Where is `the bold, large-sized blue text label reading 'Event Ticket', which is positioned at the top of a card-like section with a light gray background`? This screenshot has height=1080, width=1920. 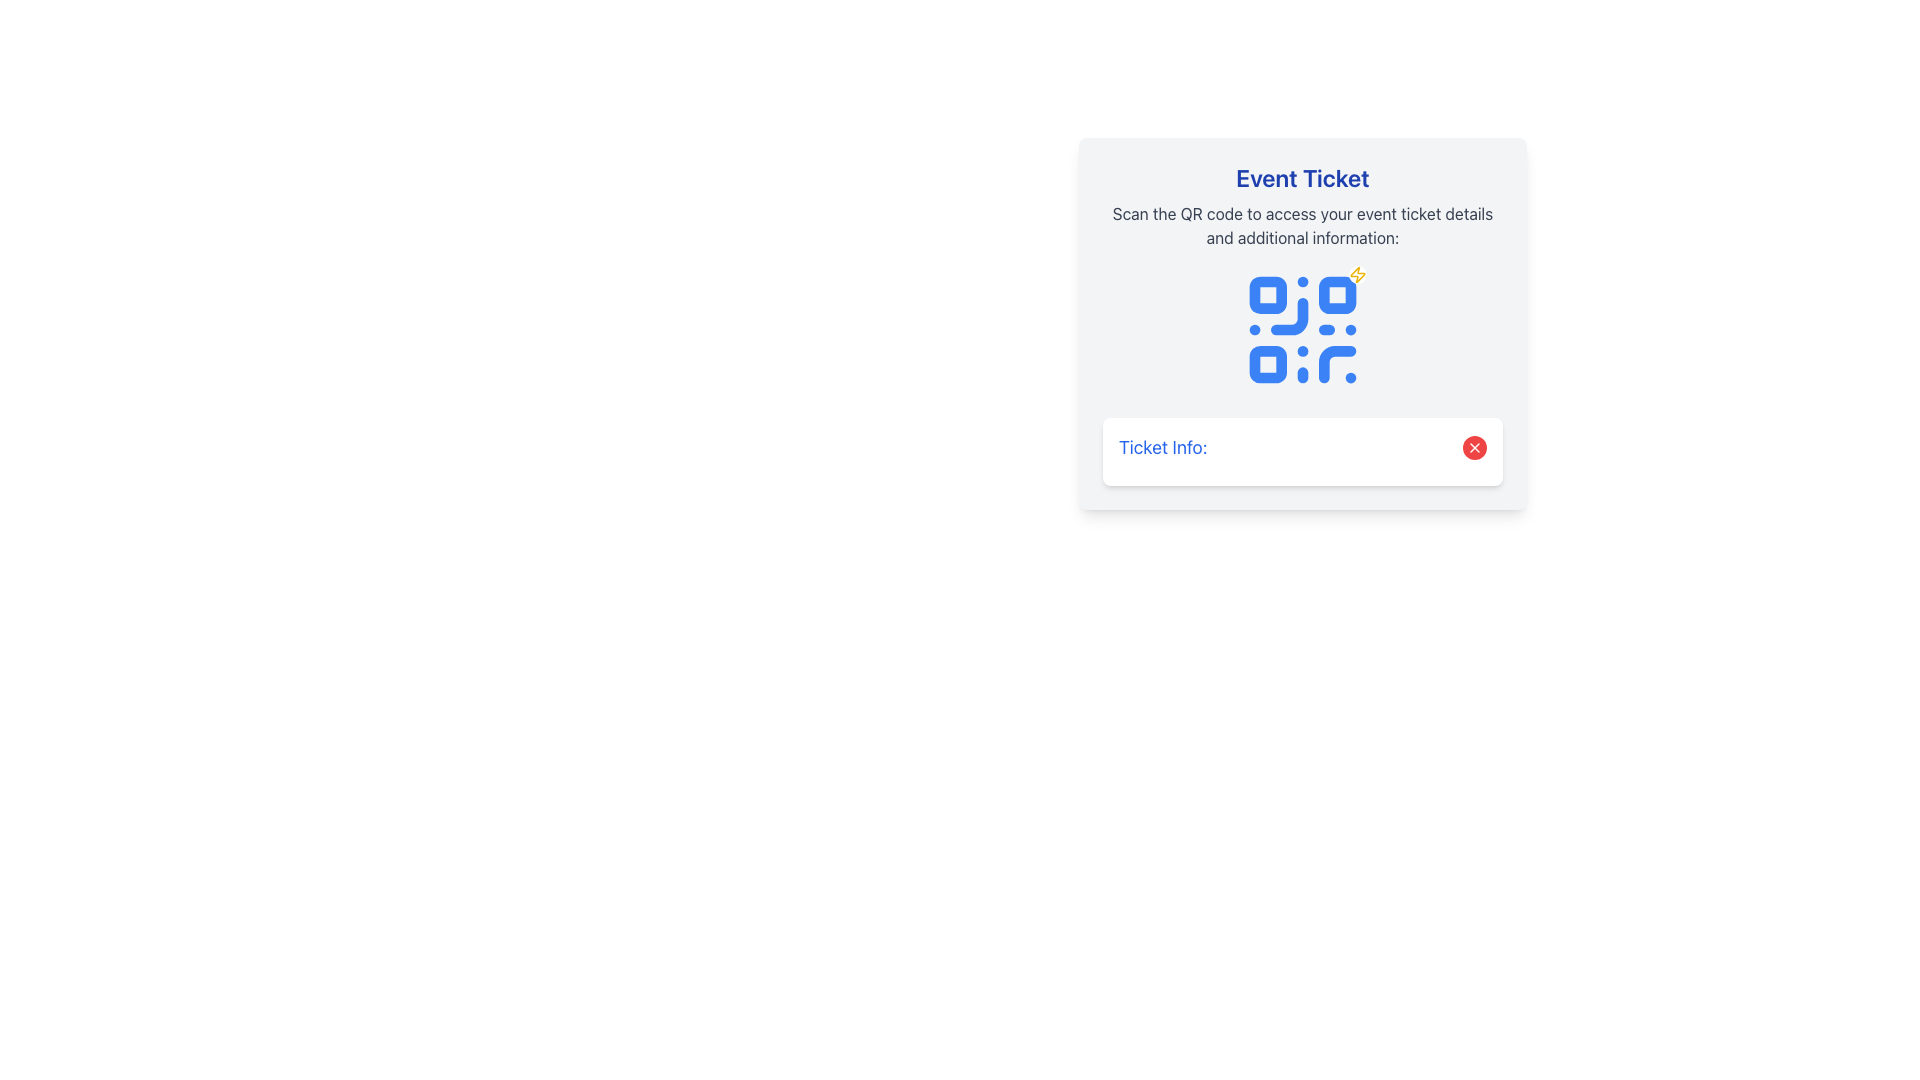 the bold, large-sized blue text label reading 'Event Ticket', which is positioned at the top of a card-like section with a light gray background is located at coordinates (1302, 176).